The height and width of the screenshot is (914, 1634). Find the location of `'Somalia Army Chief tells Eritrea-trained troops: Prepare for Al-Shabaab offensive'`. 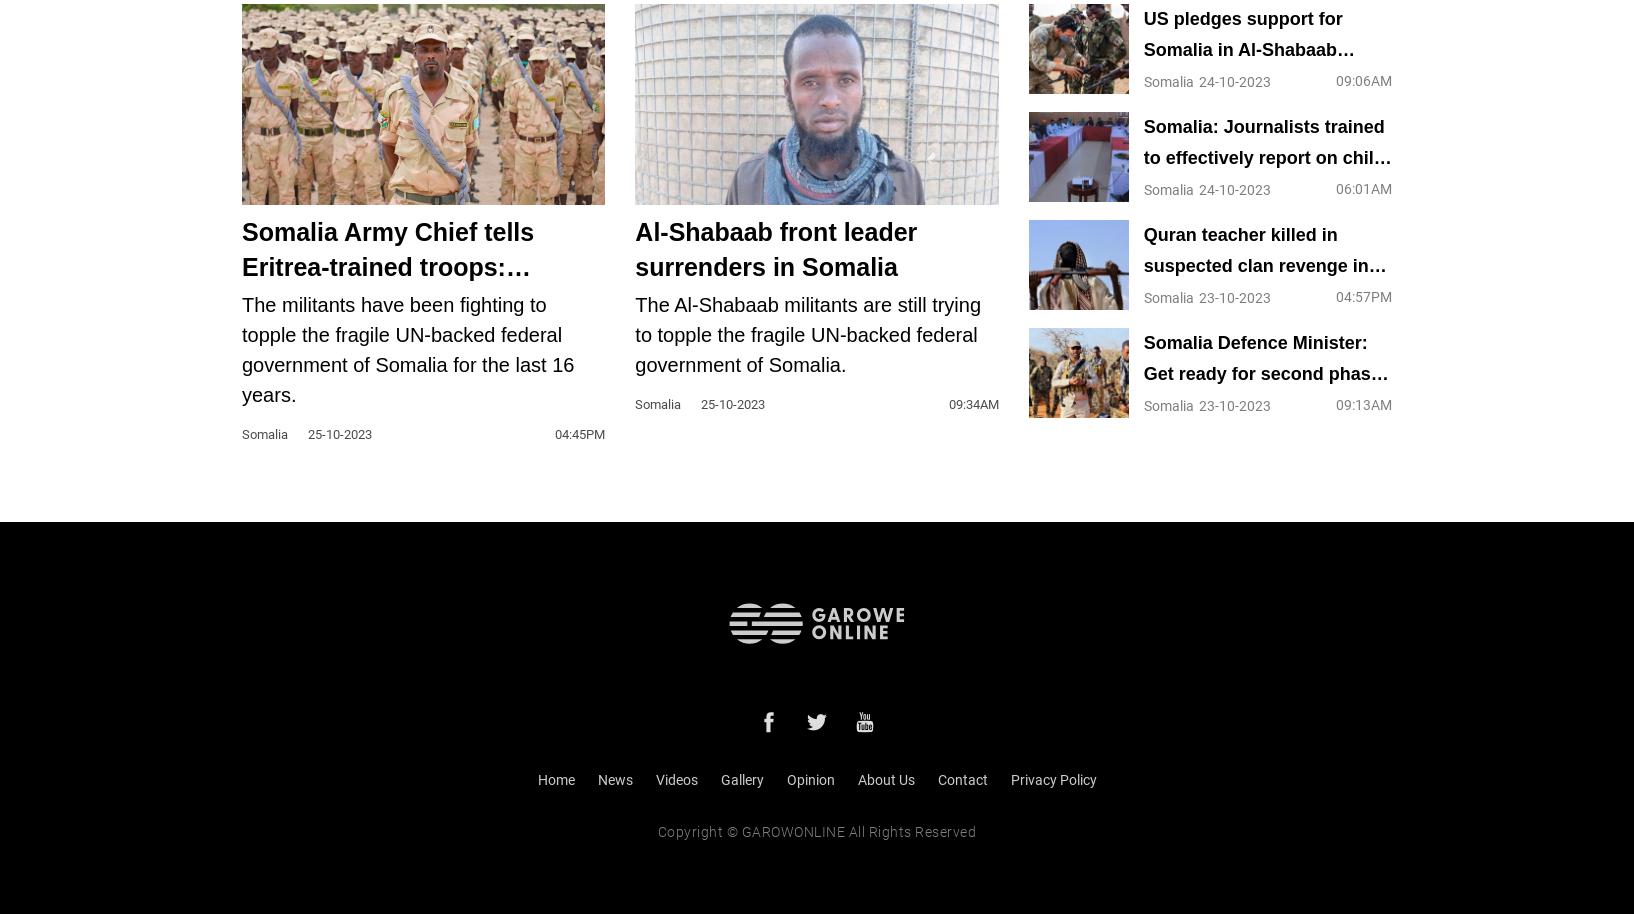

'Somalia Army Chief tells Eritrea-trained troops: Prepare for Al-Shabaab offensive' is located at coordinates (387, 283).